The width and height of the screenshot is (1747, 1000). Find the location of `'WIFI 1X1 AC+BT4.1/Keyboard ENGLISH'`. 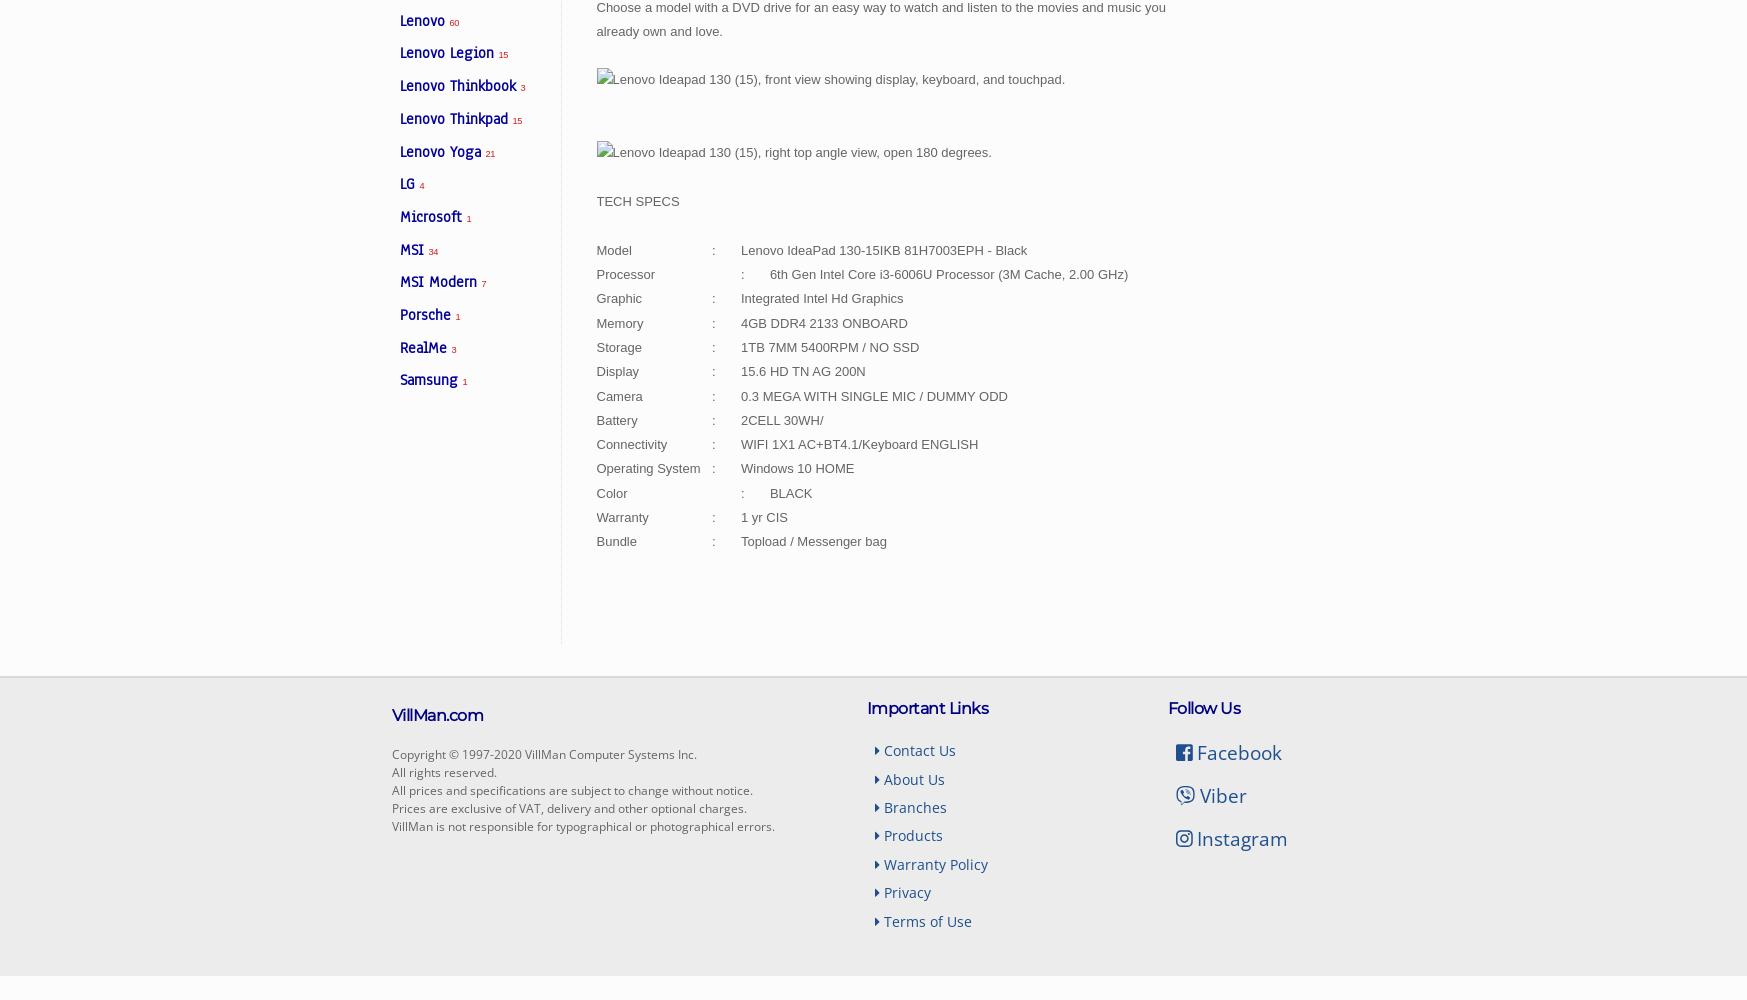

'WIFI 1X1 AC+BT4.1/Keyboard ENGLISH' is located at coordinates (857, 443).